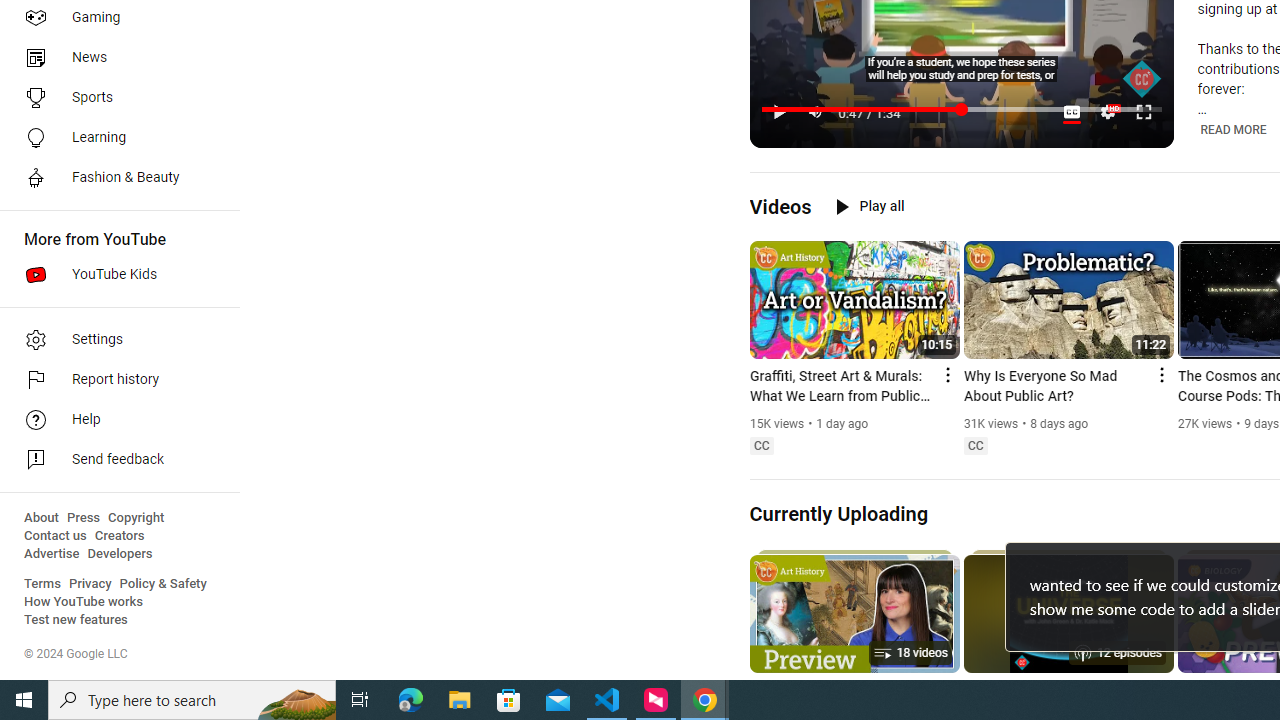 The width and height of the screenshot is (1280, 720). Describe the element at coordinates (119, 554) in the screenshot. I see `'Developers'` at that location.